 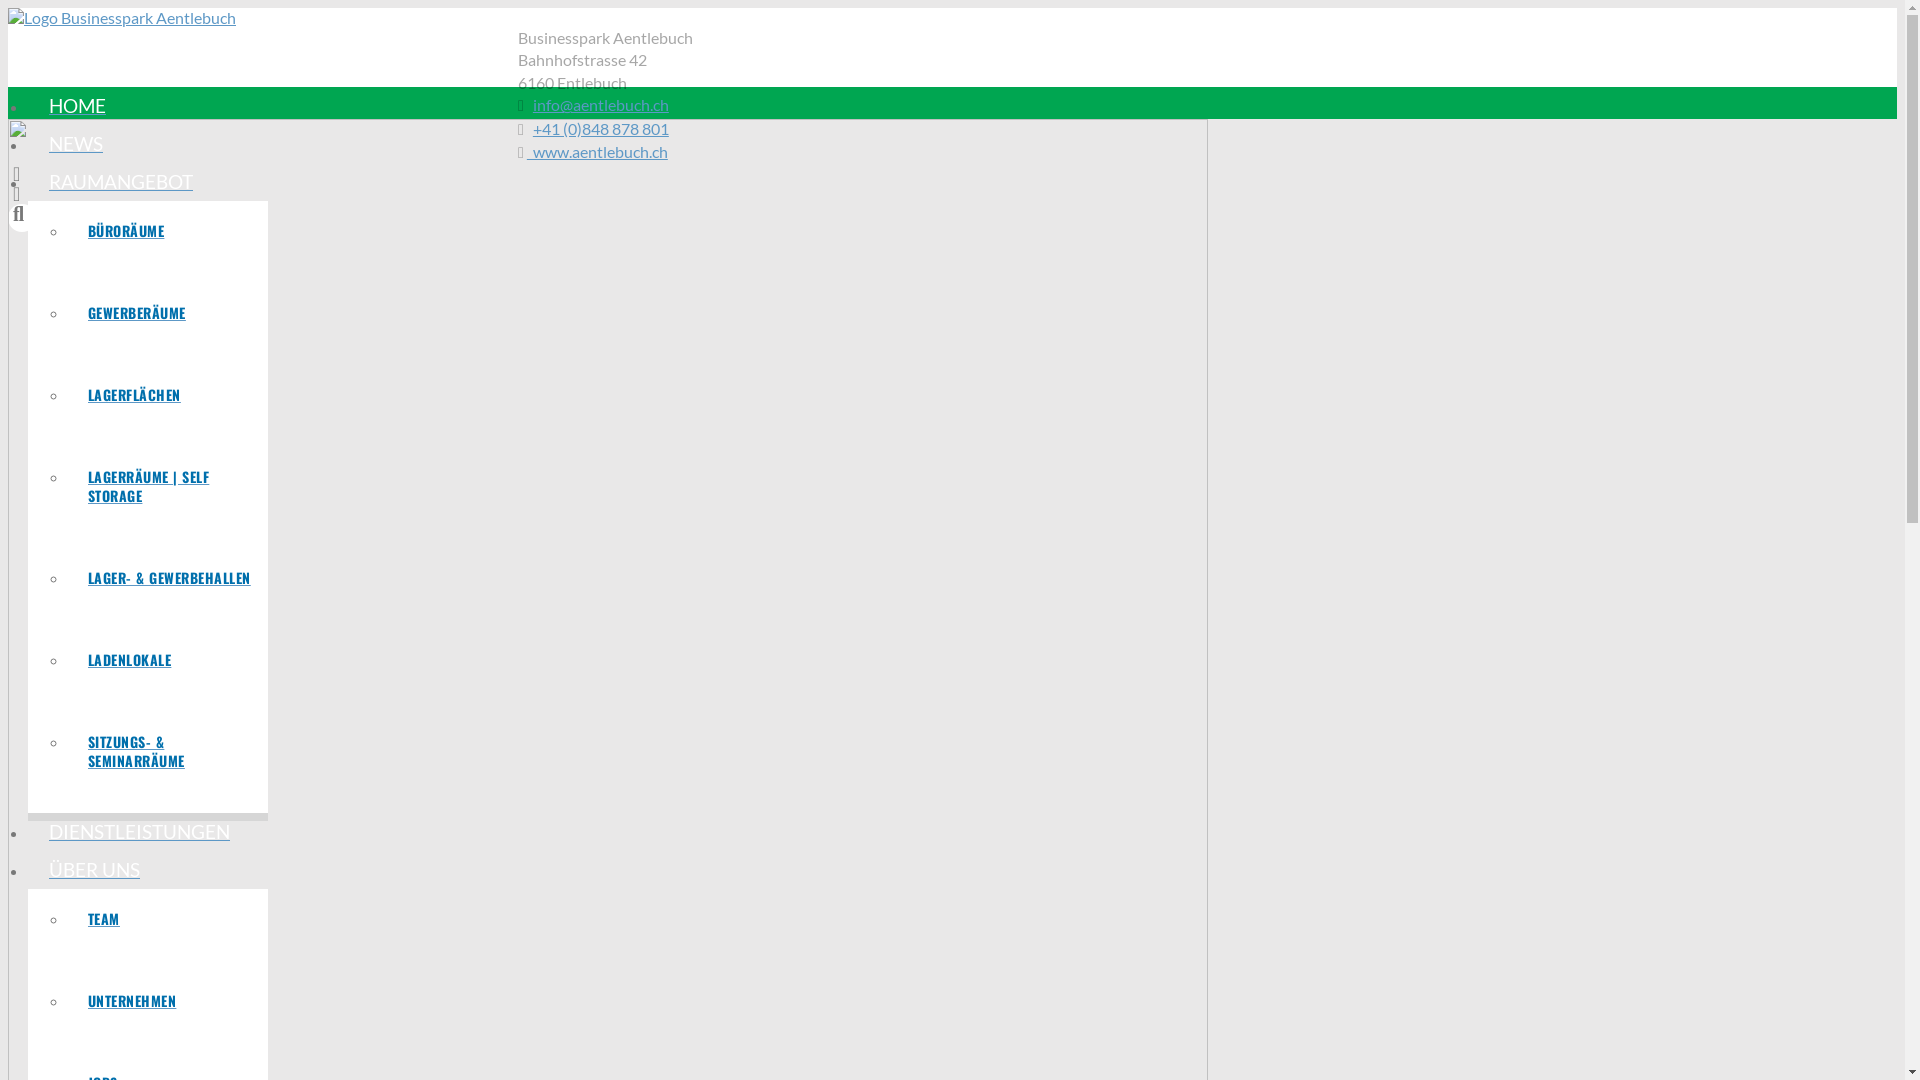 What do you see at coordinates (28, 181) in the screenshot?
I see `'RAUMANGEBOT'` at bounding box center [28, 181].